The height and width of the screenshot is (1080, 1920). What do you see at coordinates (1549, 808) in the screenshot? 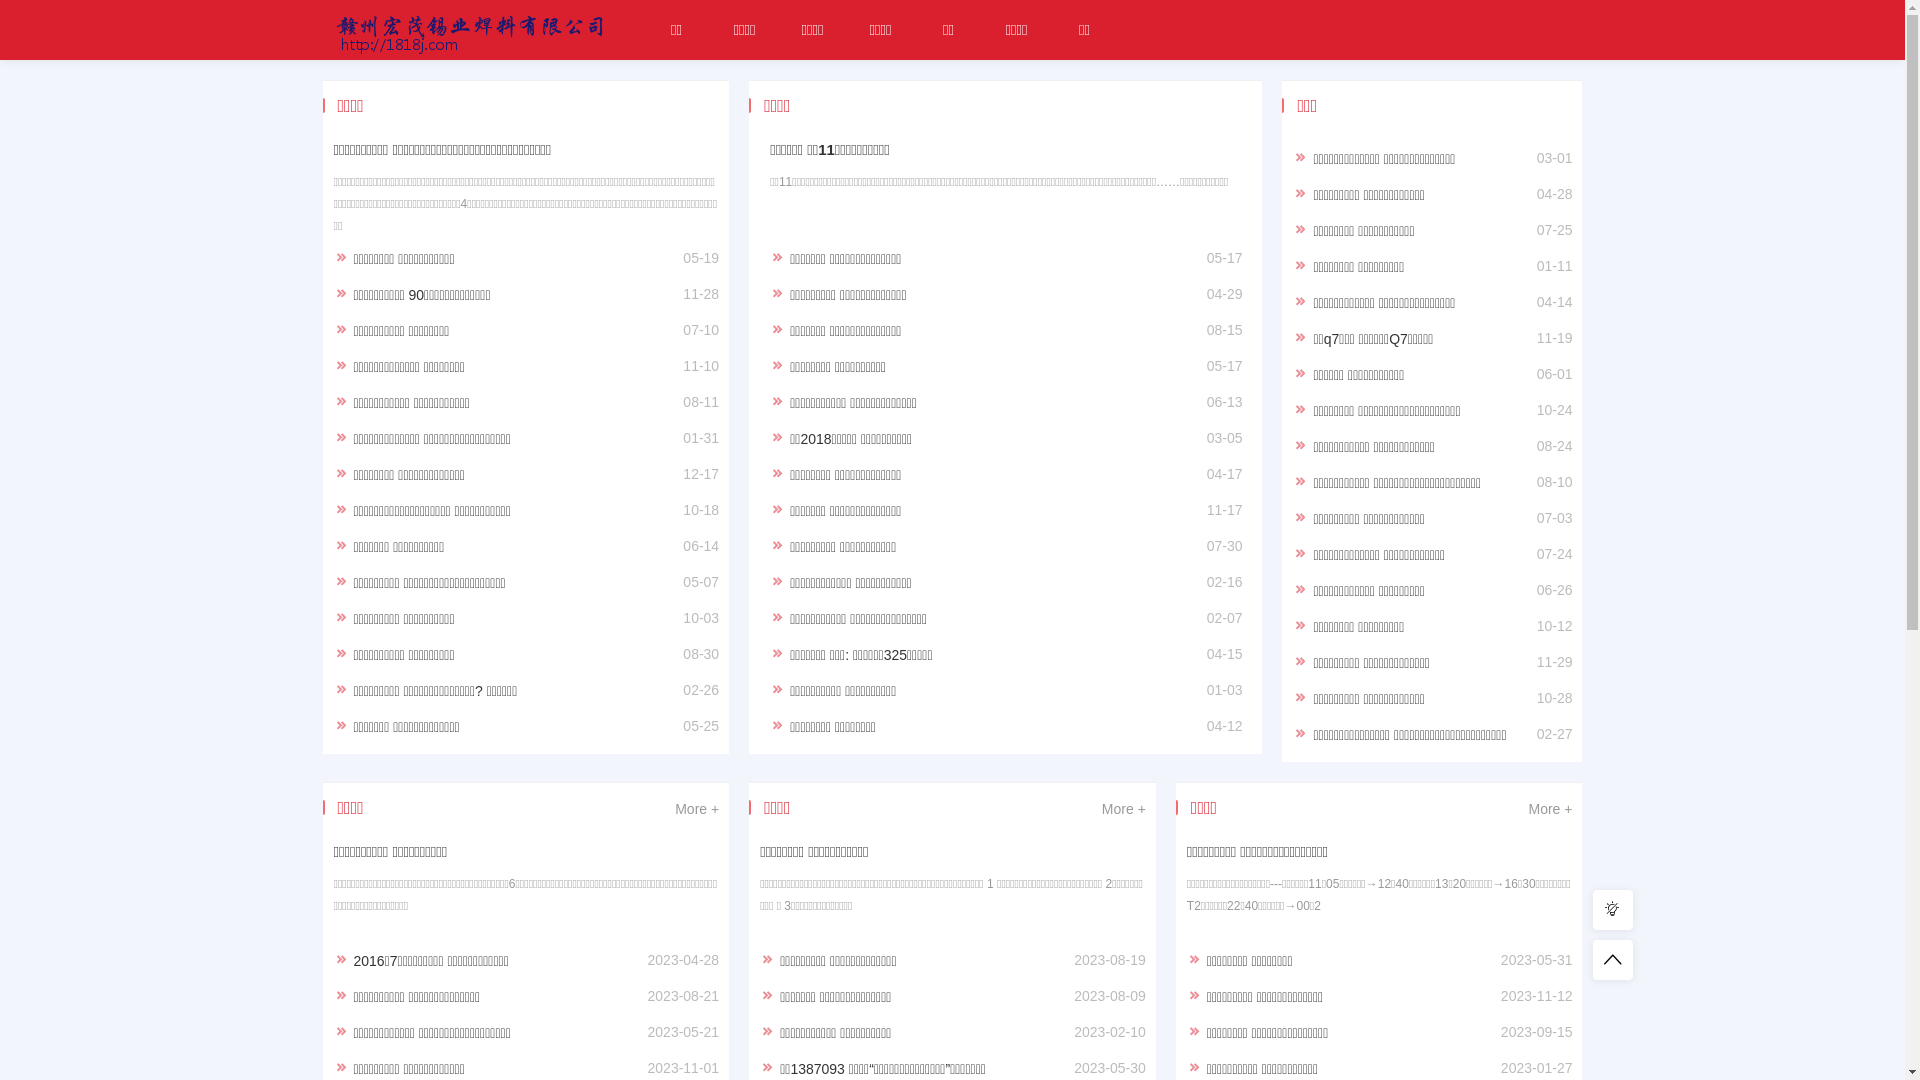
I see `'More +'` at bounding box center [1549, 808].